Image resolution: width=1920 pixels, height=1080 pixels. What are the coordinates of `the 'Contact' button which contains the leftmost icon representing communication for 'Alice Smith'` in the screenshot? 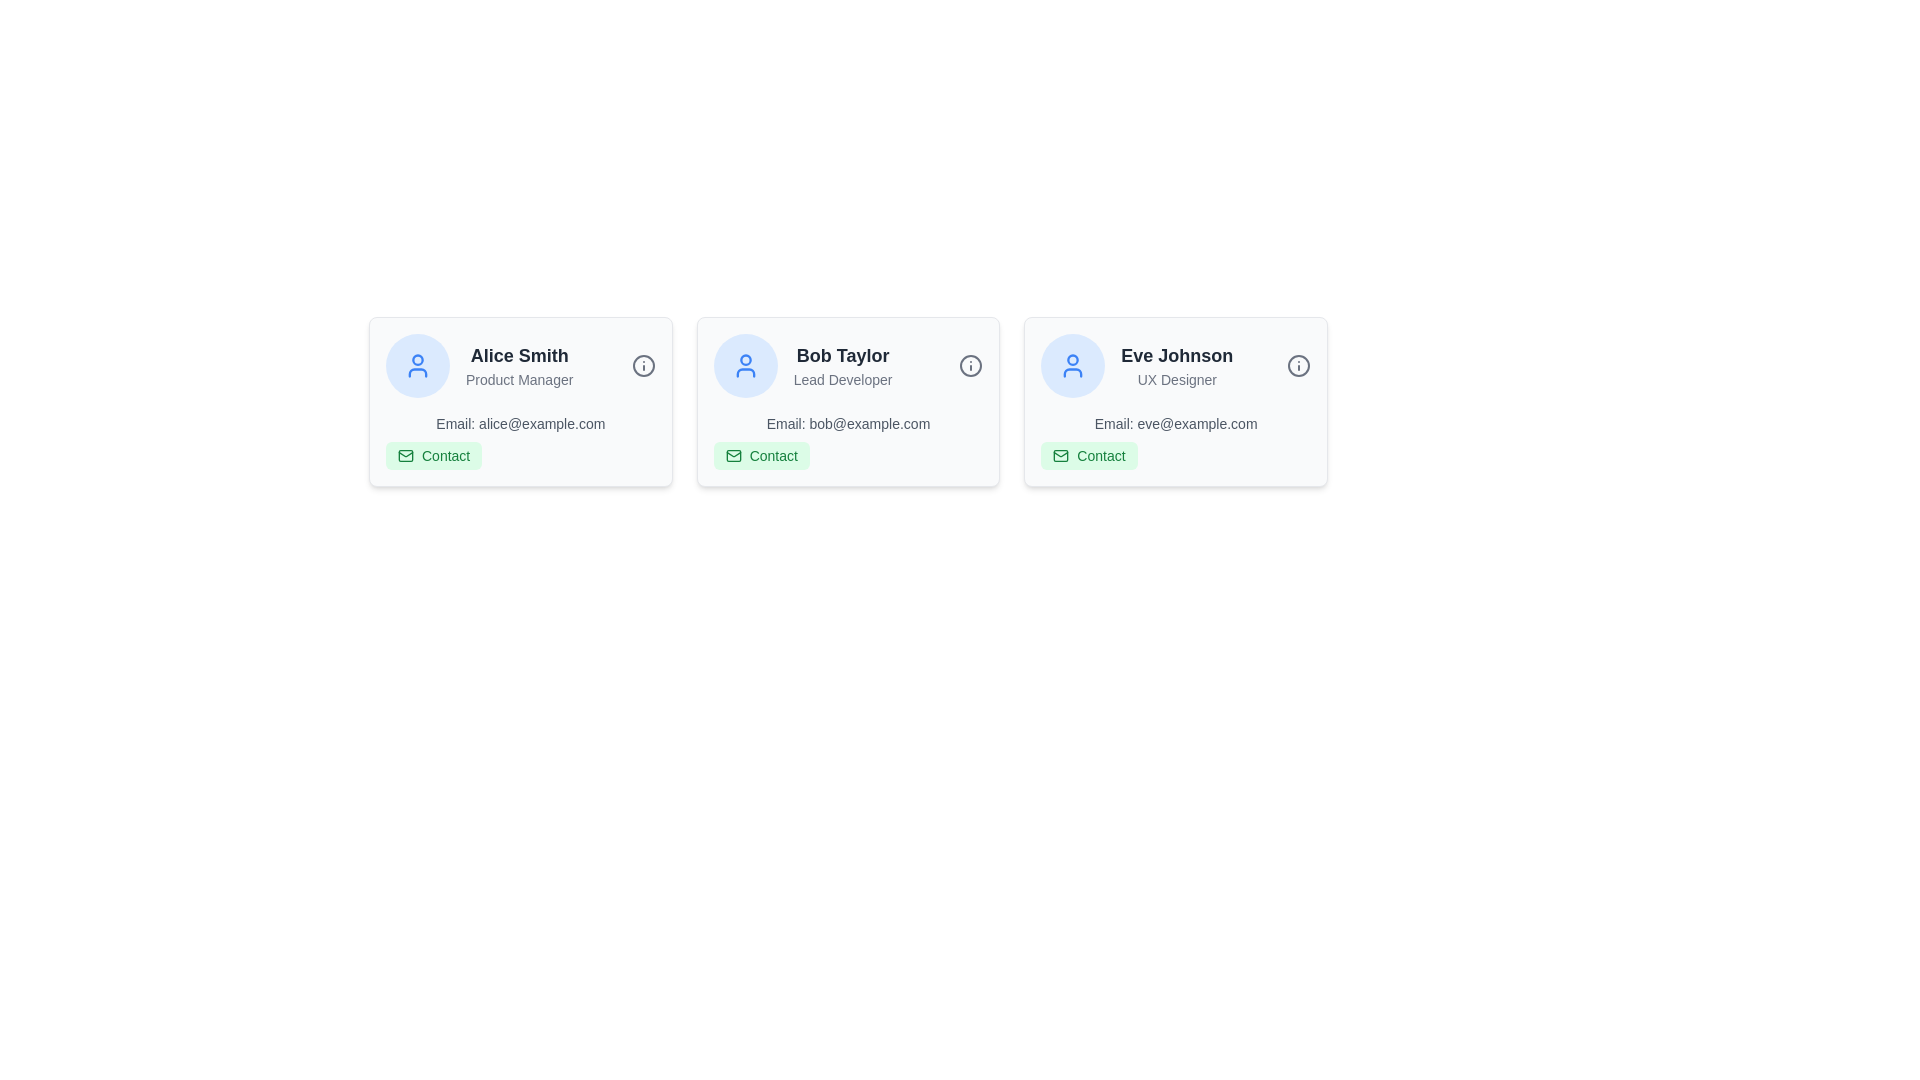 It's located at (405, 455).